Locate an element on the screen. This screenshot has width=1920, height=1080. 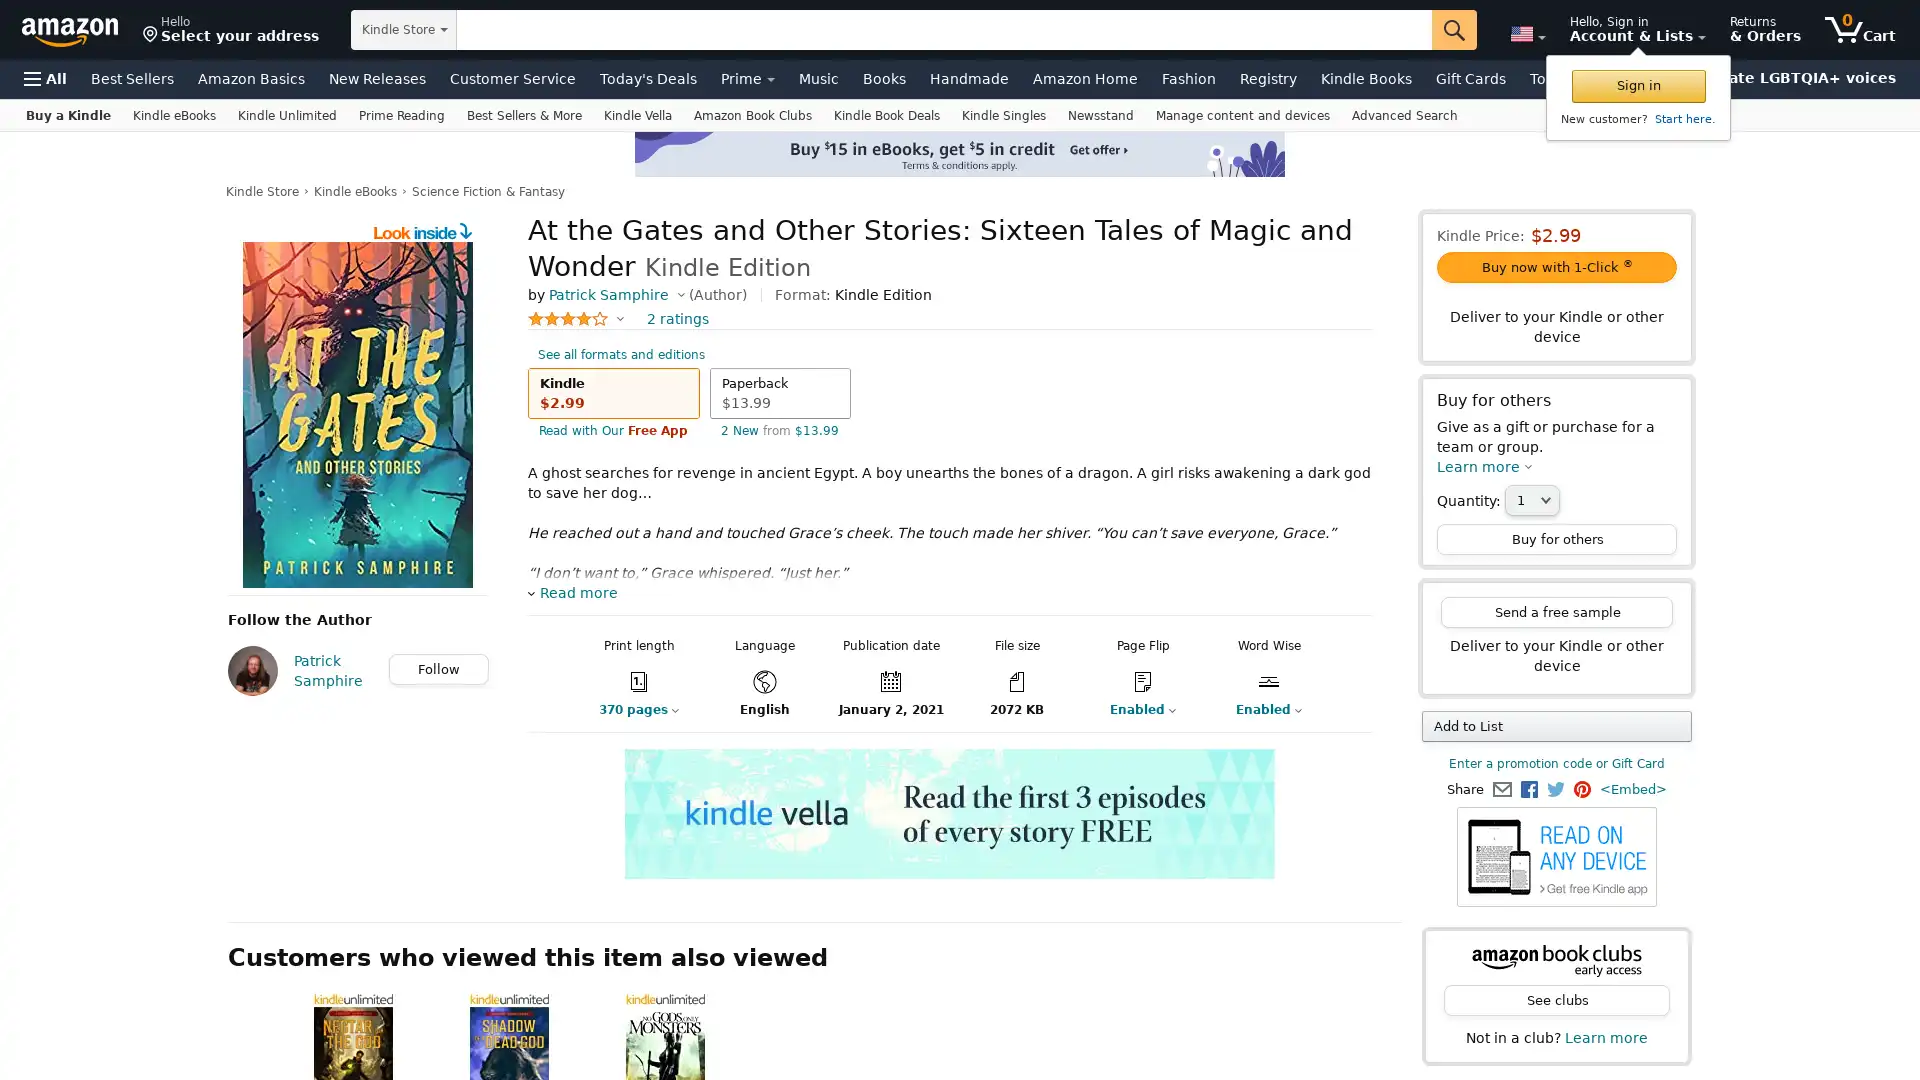
See clubs is located at coordinates (1555, 1000).